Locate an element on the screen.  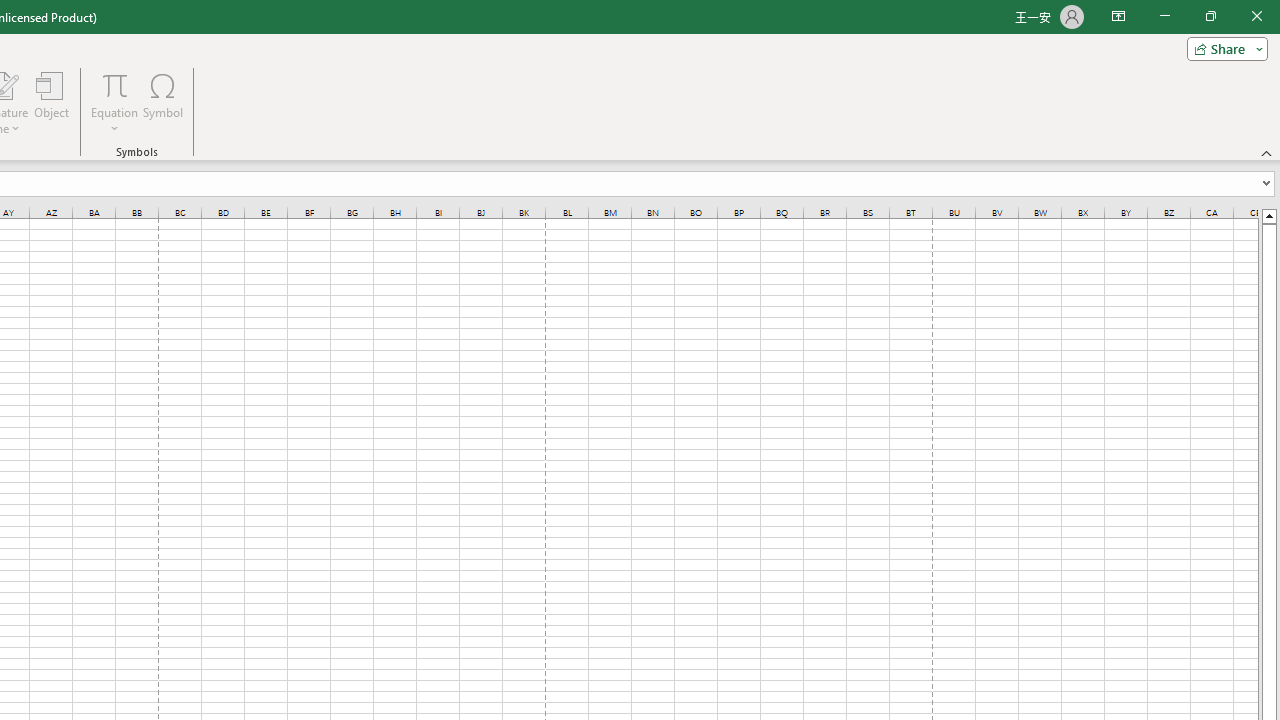
'Symbol...' is located at coordinates (163, 103).